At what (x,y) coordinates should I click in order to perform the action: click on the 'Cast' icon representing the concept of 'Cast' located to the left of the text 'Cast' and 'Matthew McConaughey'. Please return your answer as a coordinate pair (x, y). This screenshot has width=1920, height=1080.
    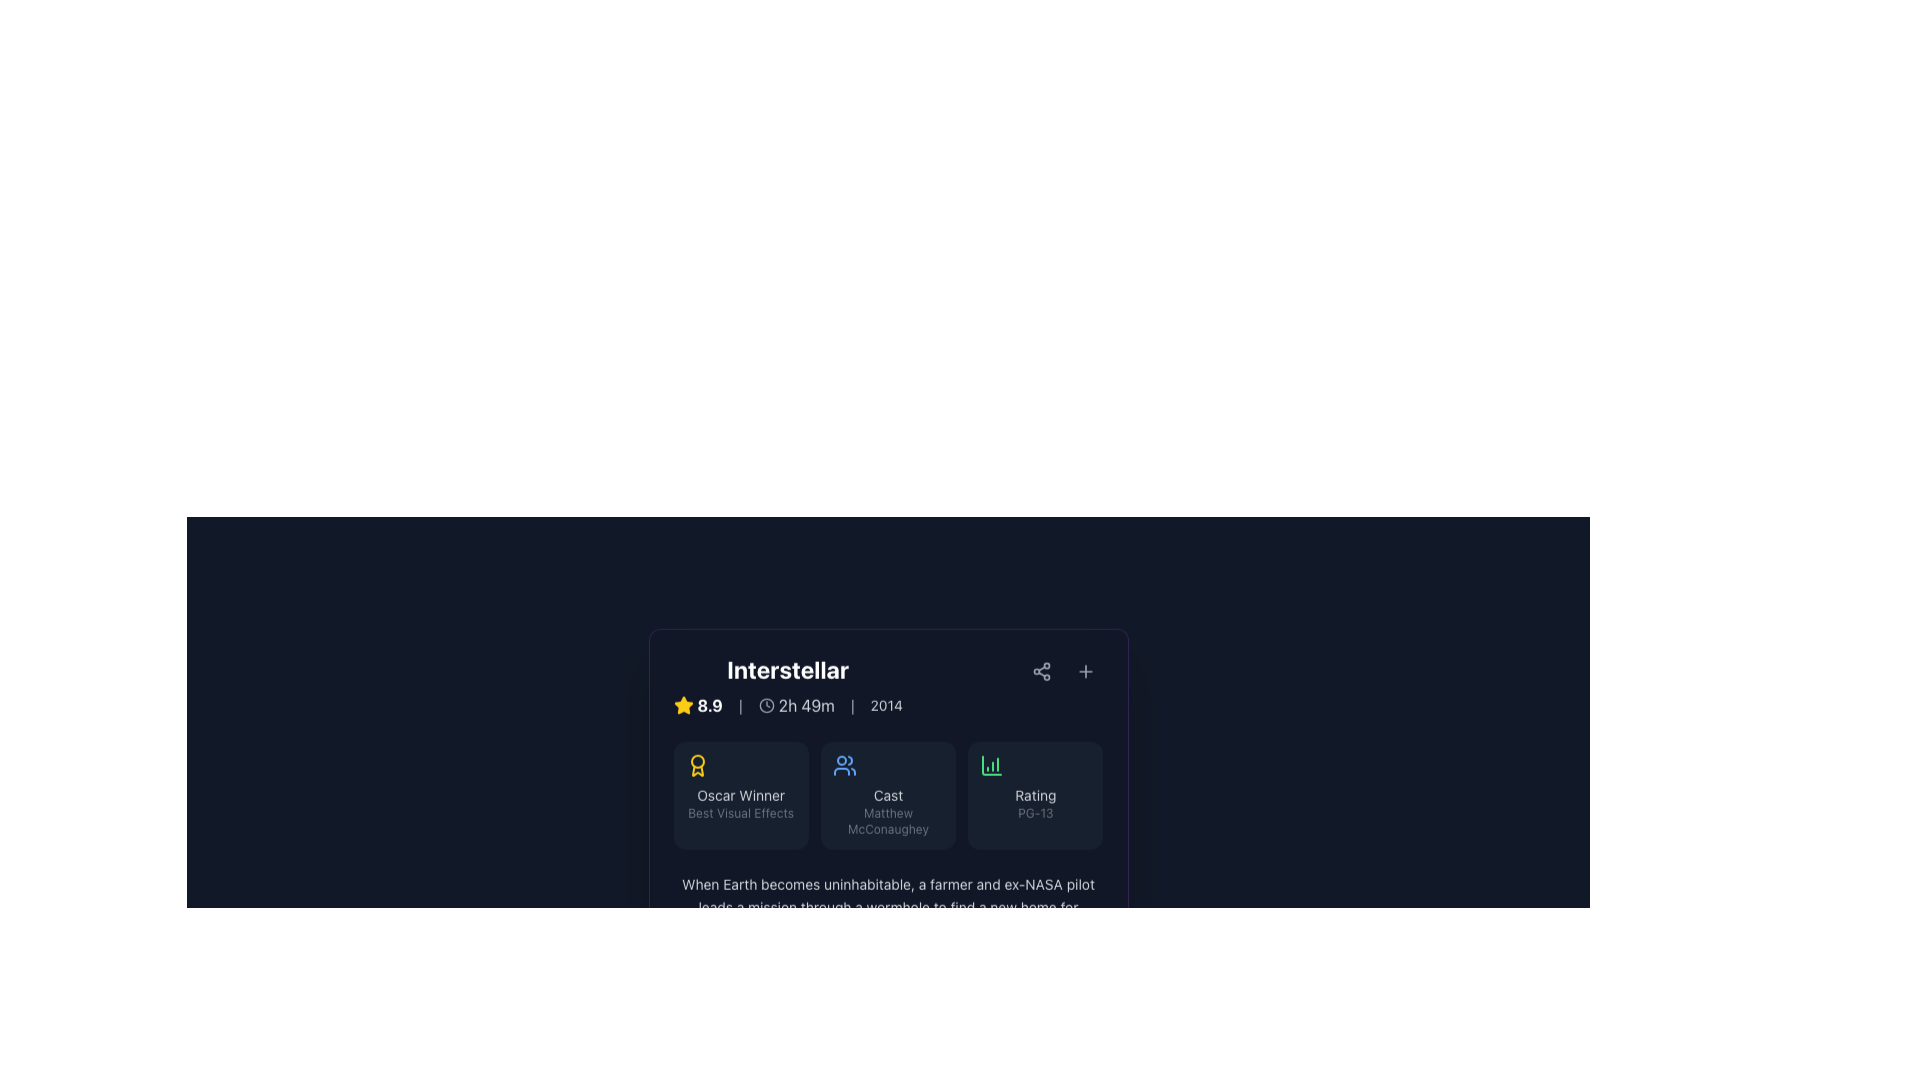
    Looking at the image, I should click on (844, 765).